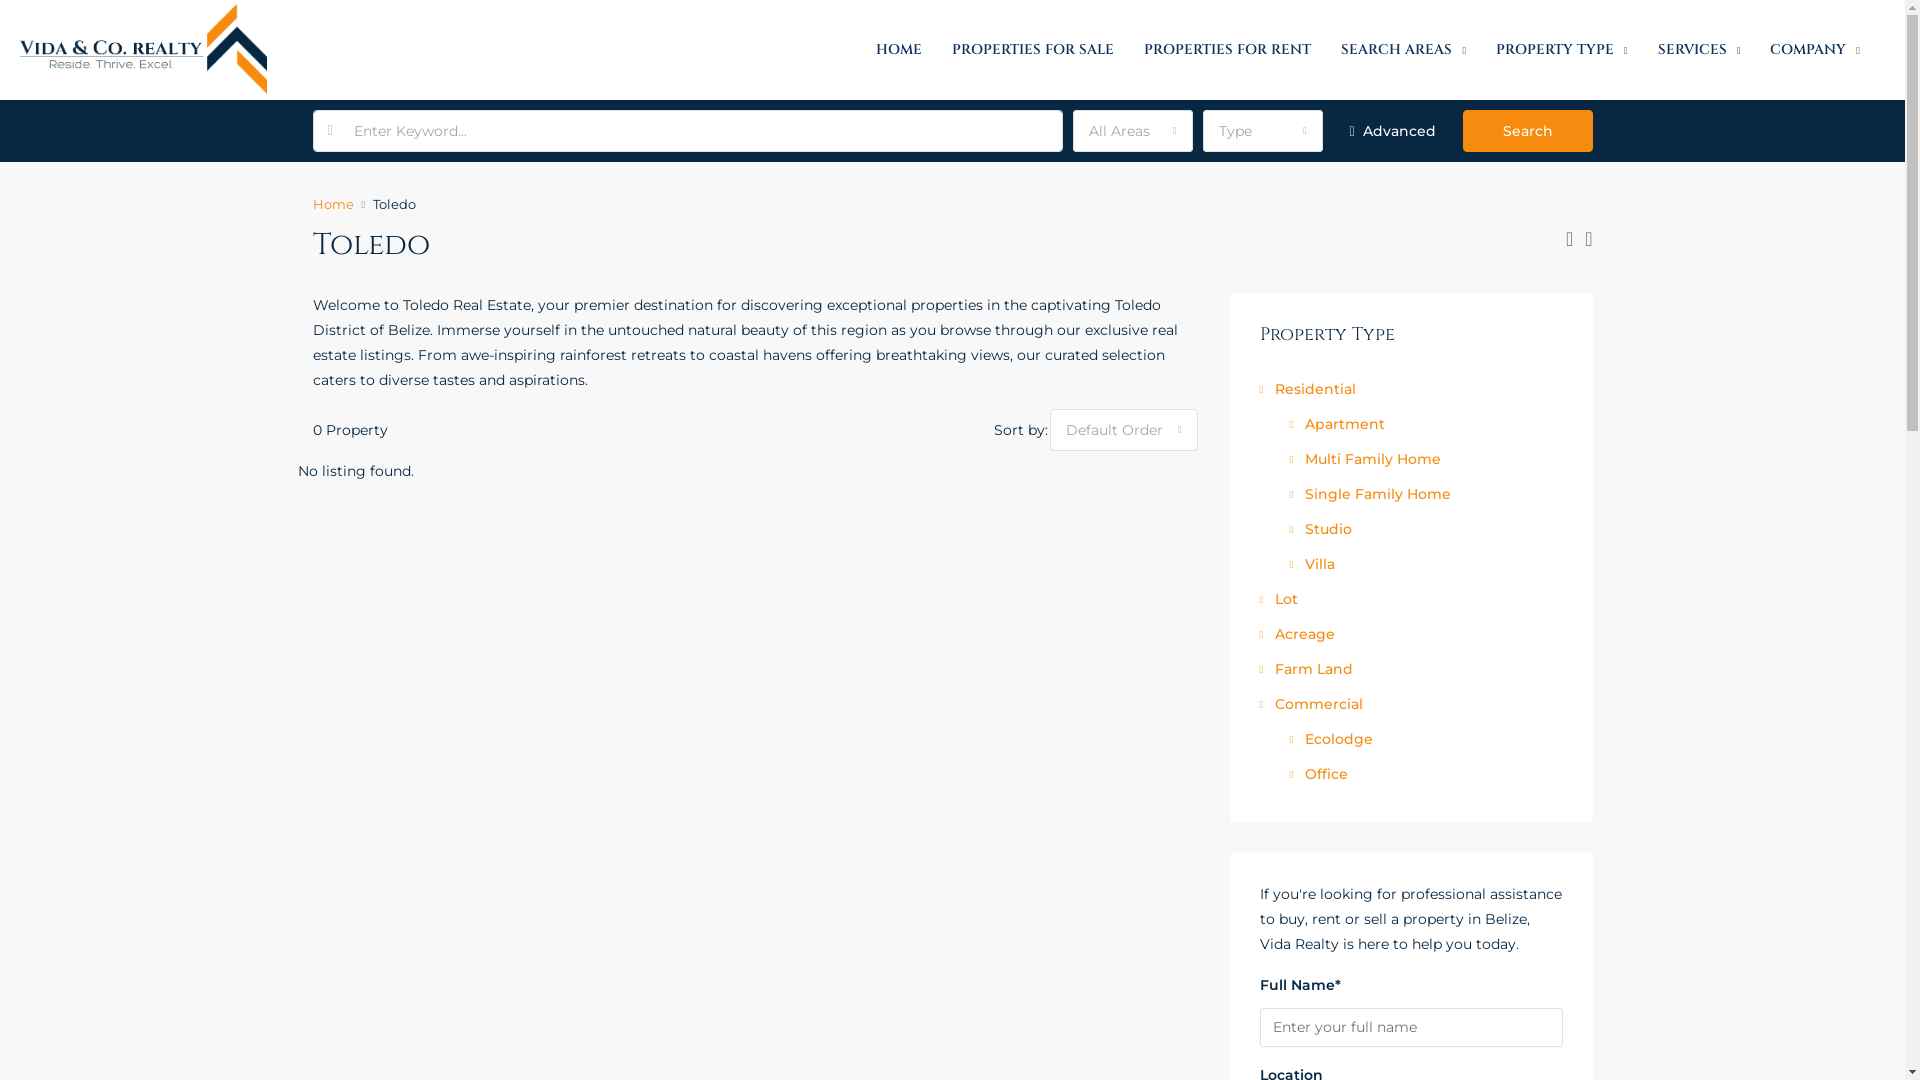 The width and height of the screenshot is (1920, 1080). I want to click on 'SERVICES', so click(1698, 49).